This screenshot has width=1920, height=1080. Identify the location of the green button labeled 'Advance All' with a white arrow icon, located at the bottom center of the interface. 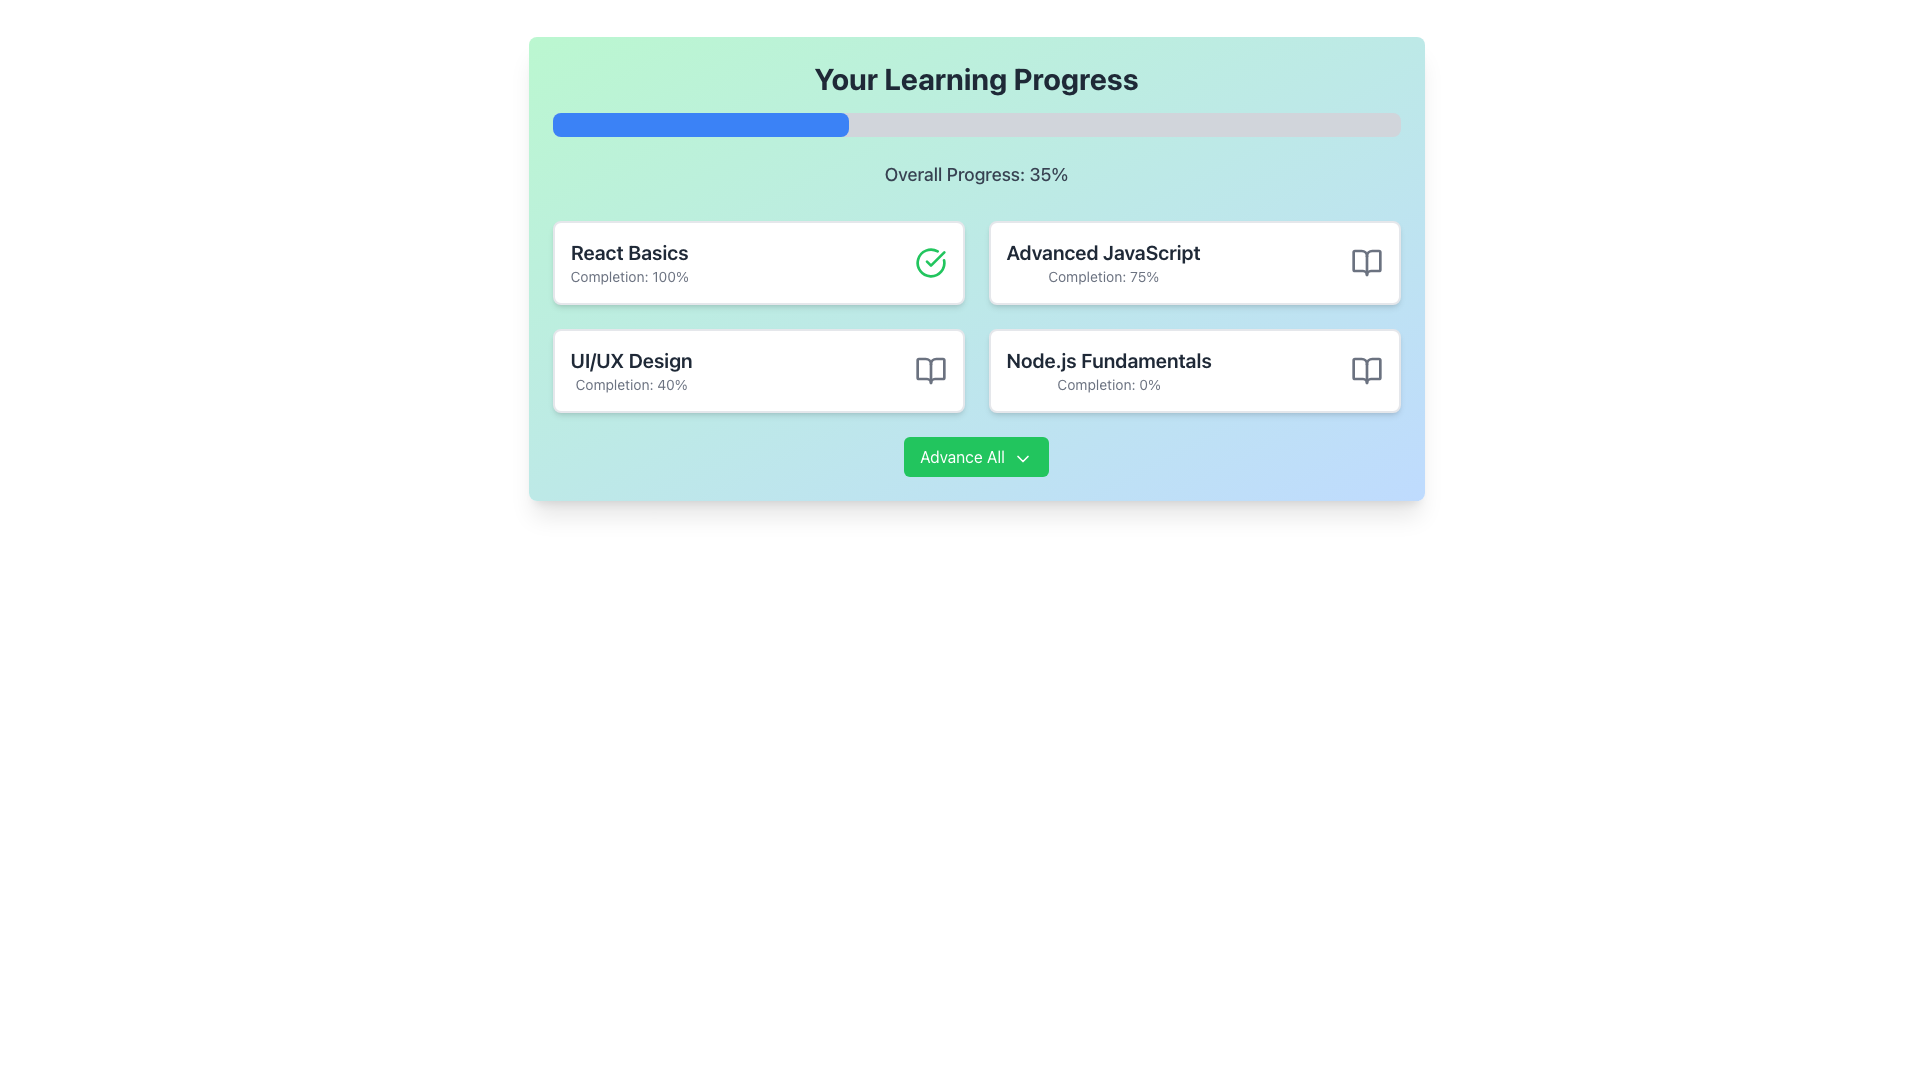
(976, 456).